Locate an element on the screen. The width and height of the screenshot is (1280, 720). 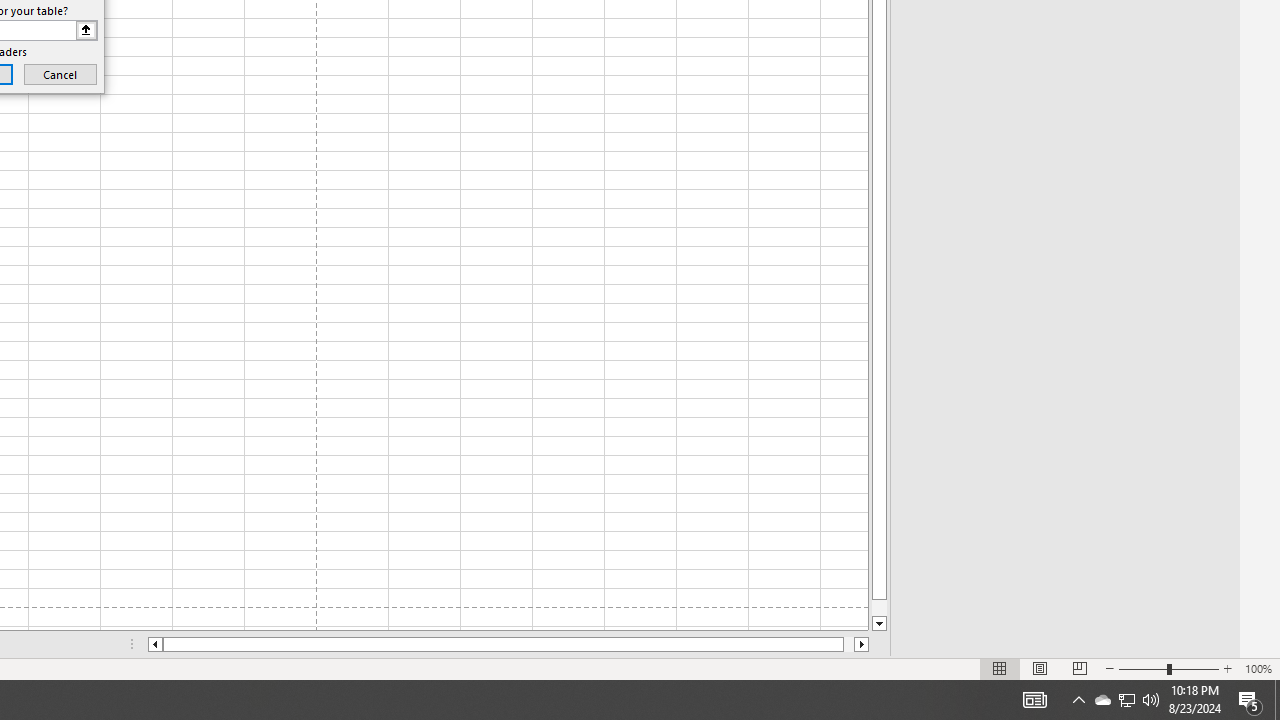
'Column right' is located at coordinates (862, 644).